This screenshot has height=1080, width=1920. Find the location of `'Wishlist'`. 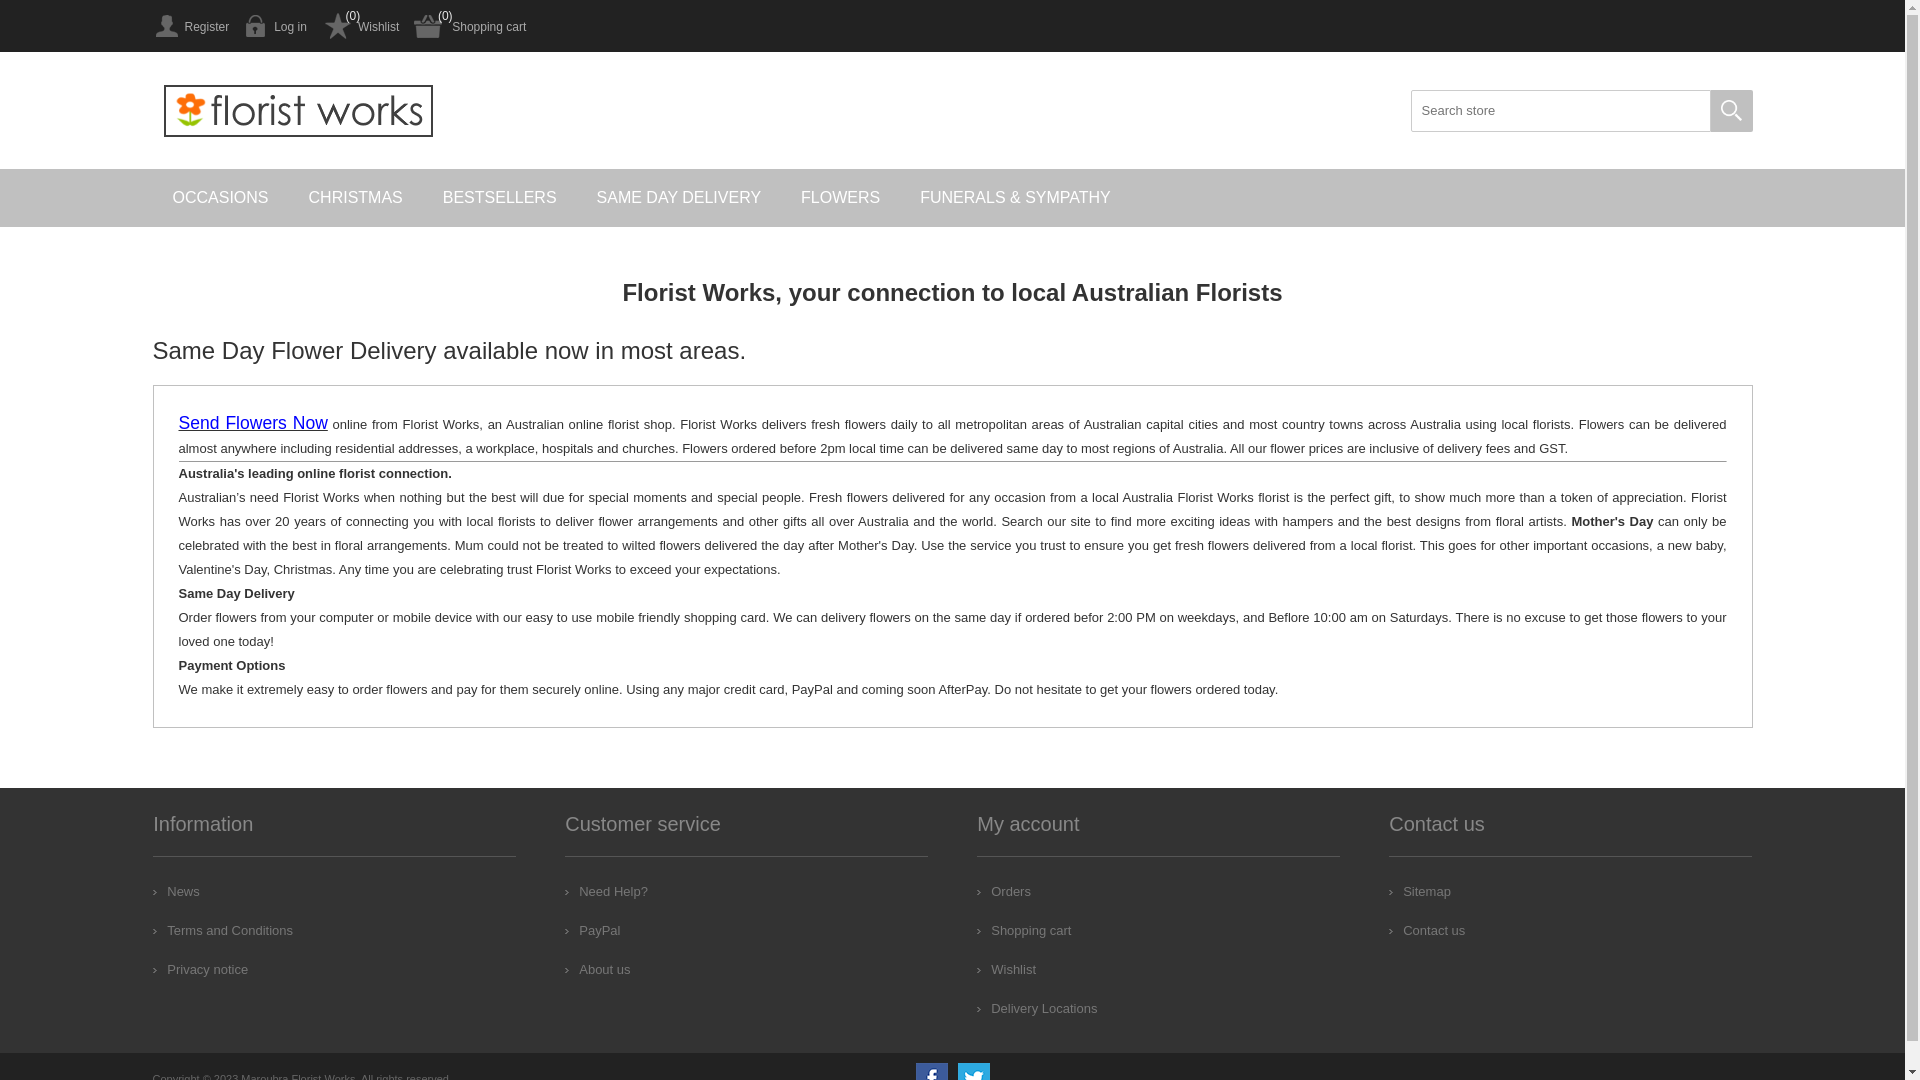

'Wishlist' is located at coordinates (360, 26).